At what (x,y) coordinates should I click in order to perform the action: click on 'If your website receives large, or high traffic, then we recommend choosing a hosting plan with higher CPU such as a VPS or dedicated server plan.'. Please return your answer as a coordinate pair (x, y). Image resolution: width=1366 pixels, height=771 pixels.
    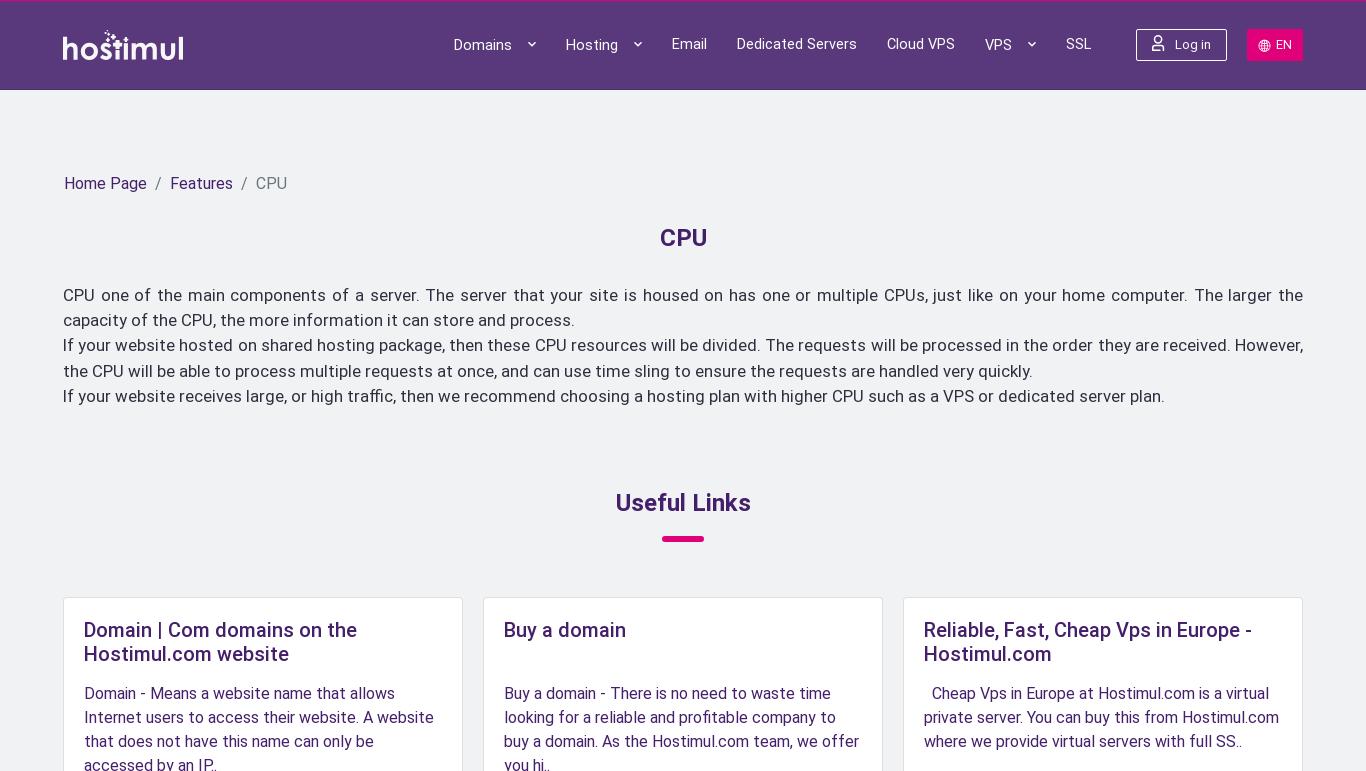
    Looking at the image, I should click on (615, 393).